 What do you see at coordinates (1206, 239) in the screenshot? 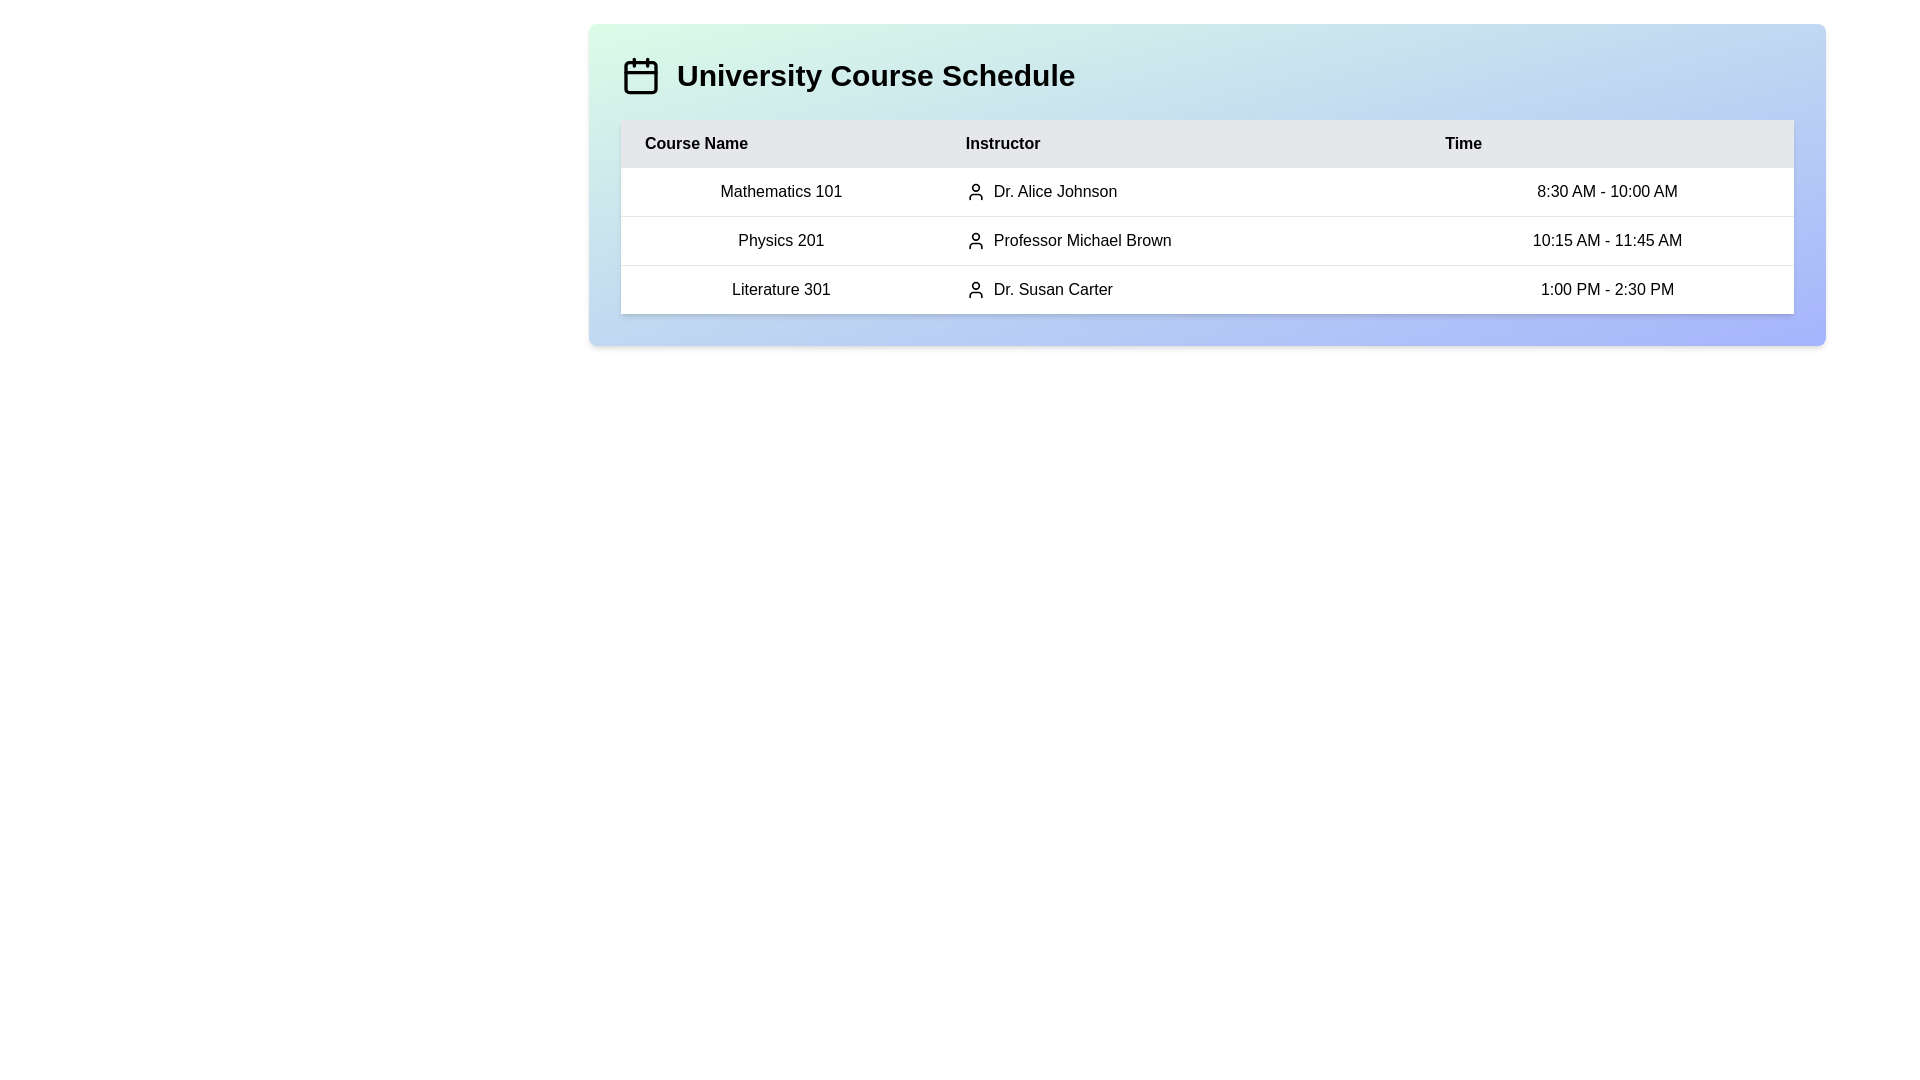
I see `contents of the second row in the 'University Course Schedule' table, which includes the course title, professor's name, and schedule` at bounding box center [1206, 239].